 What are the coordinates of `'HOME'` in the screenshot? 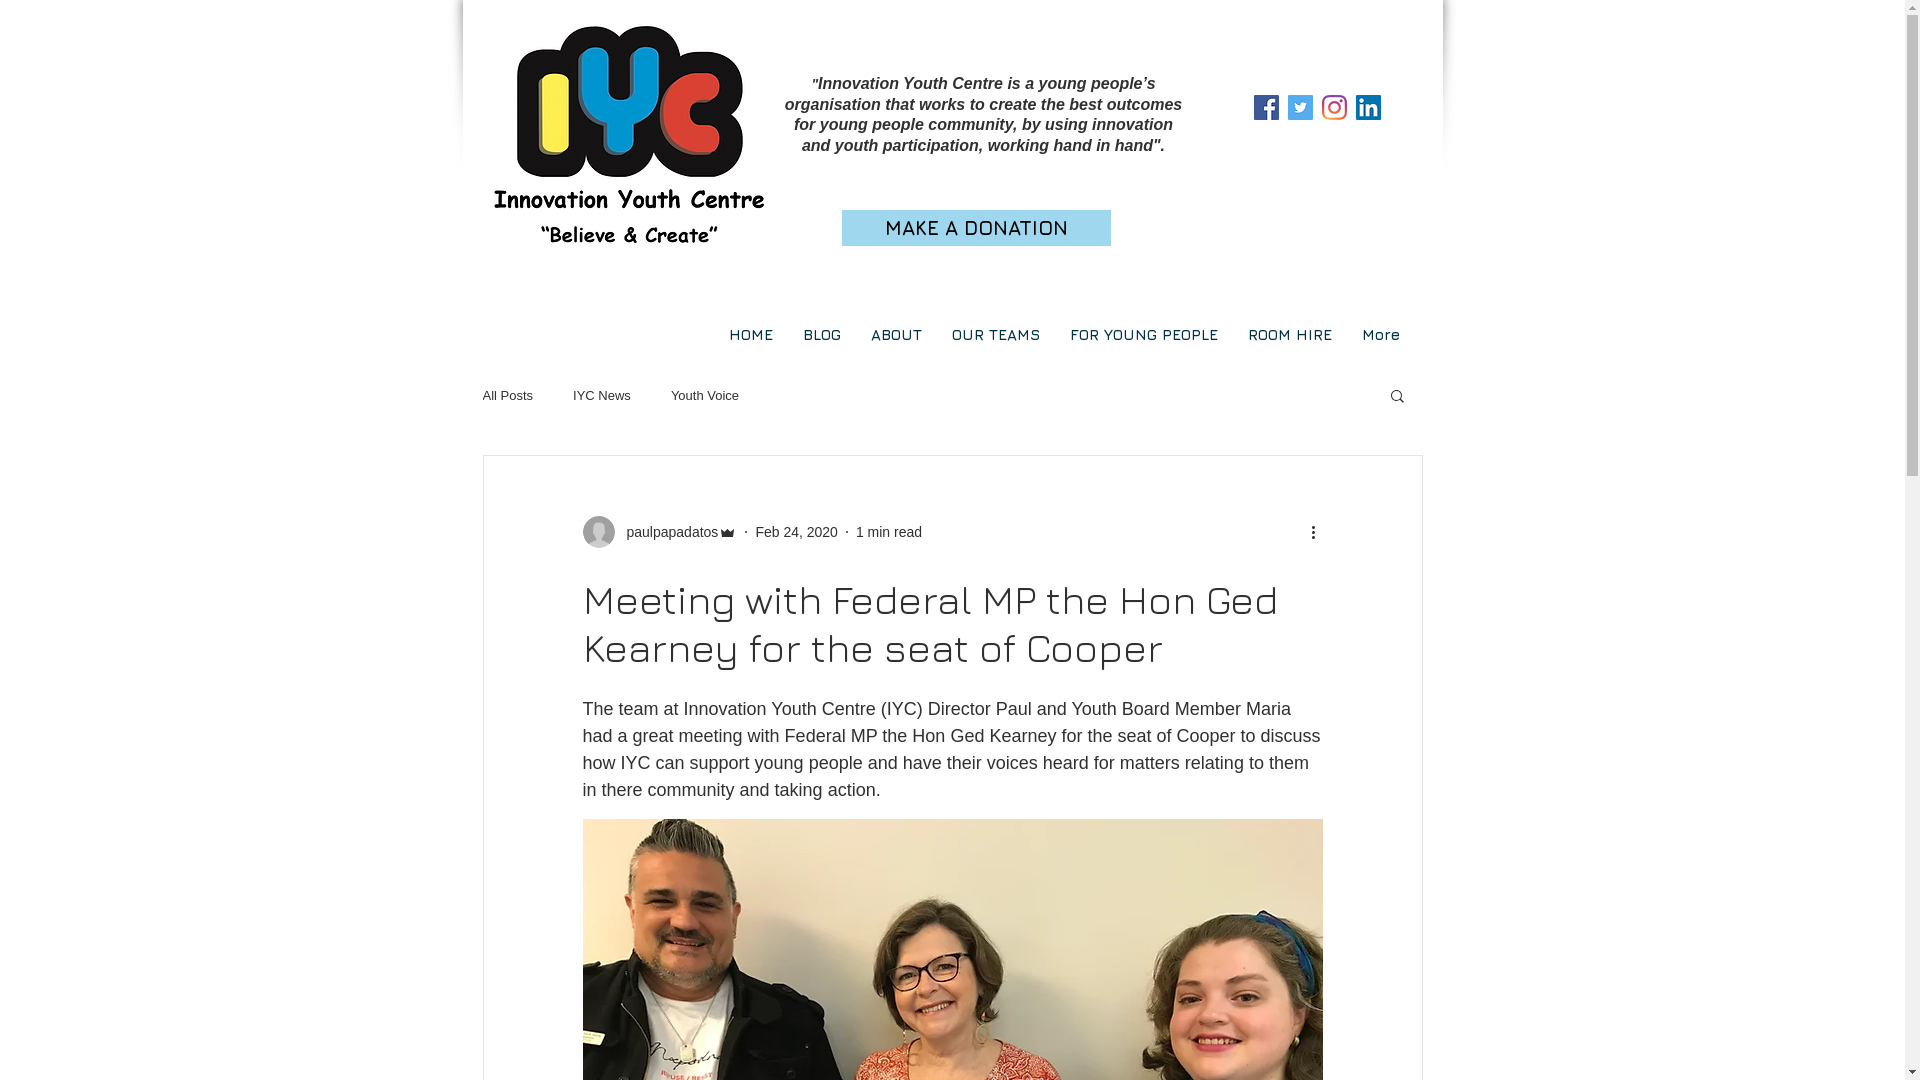 It's located at (749, 330).